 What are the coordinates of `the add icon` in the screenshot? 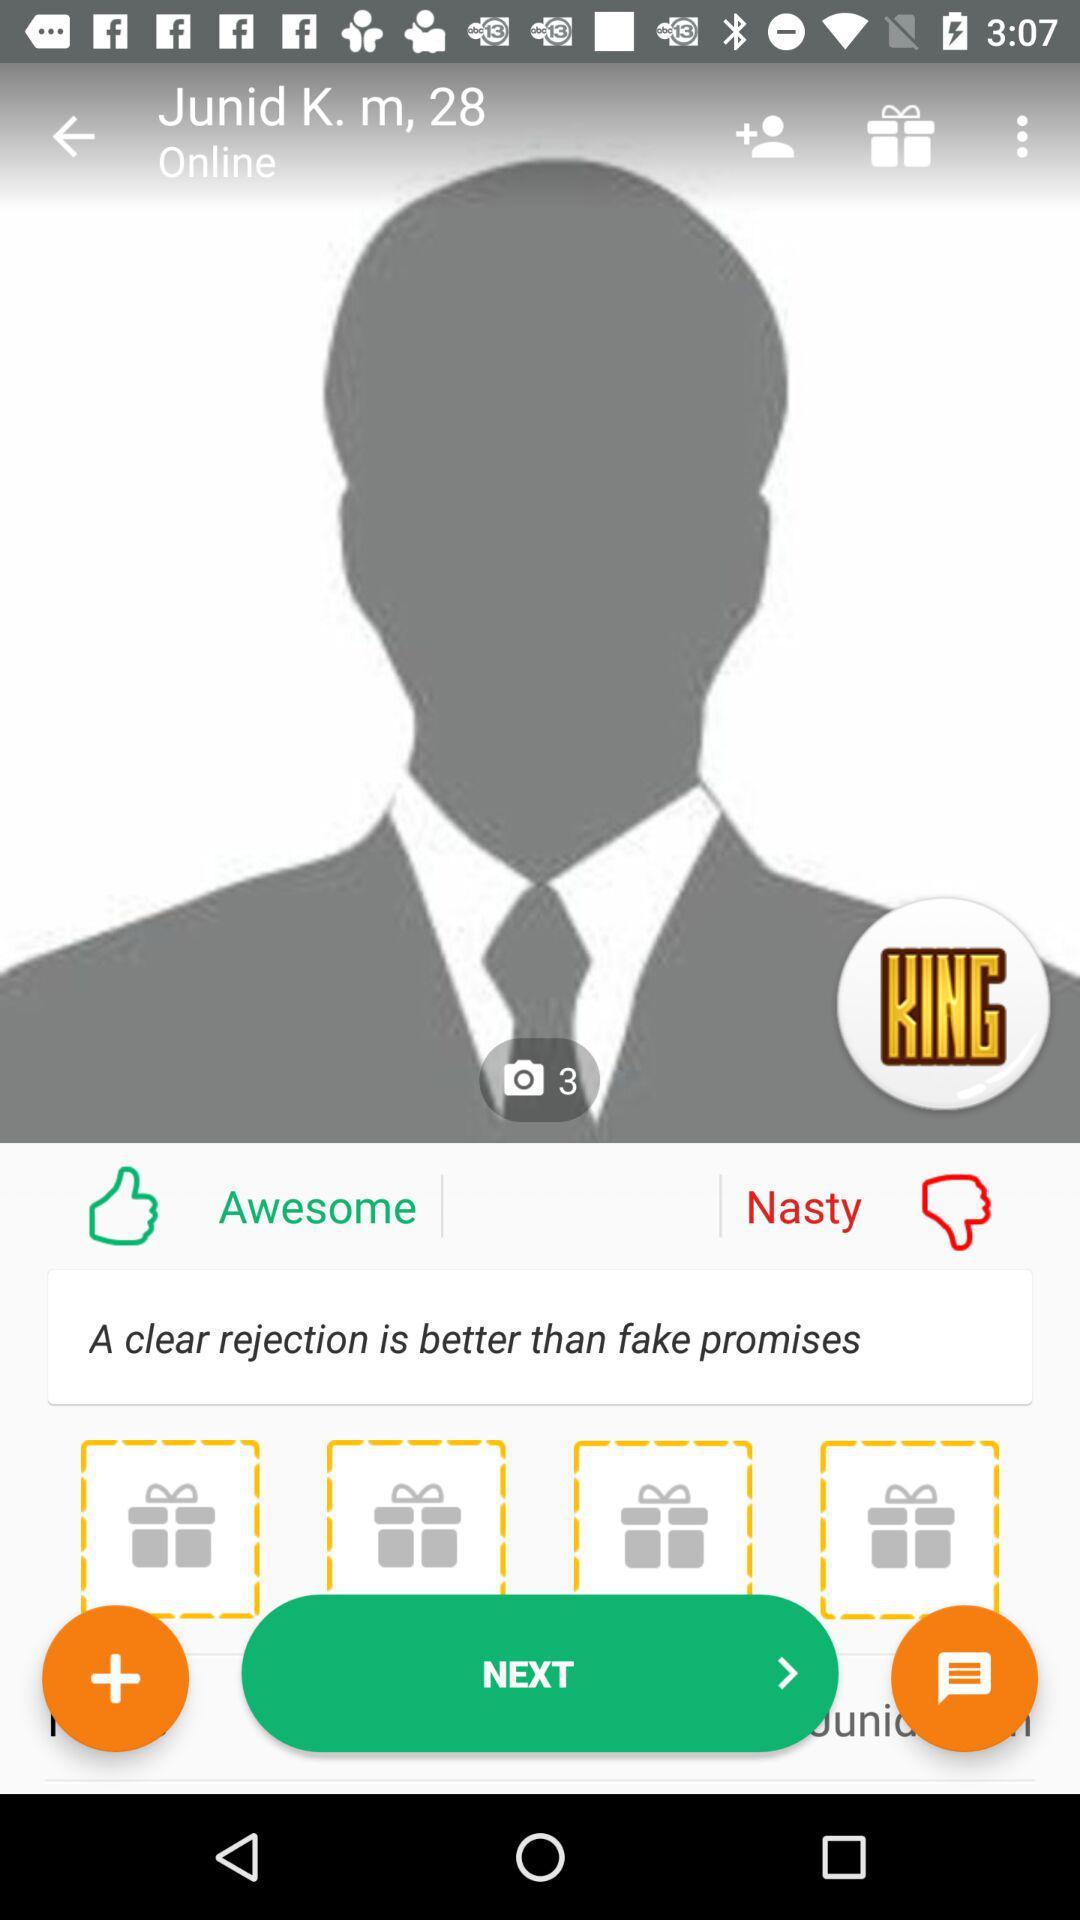 It's located at (115, 1678).